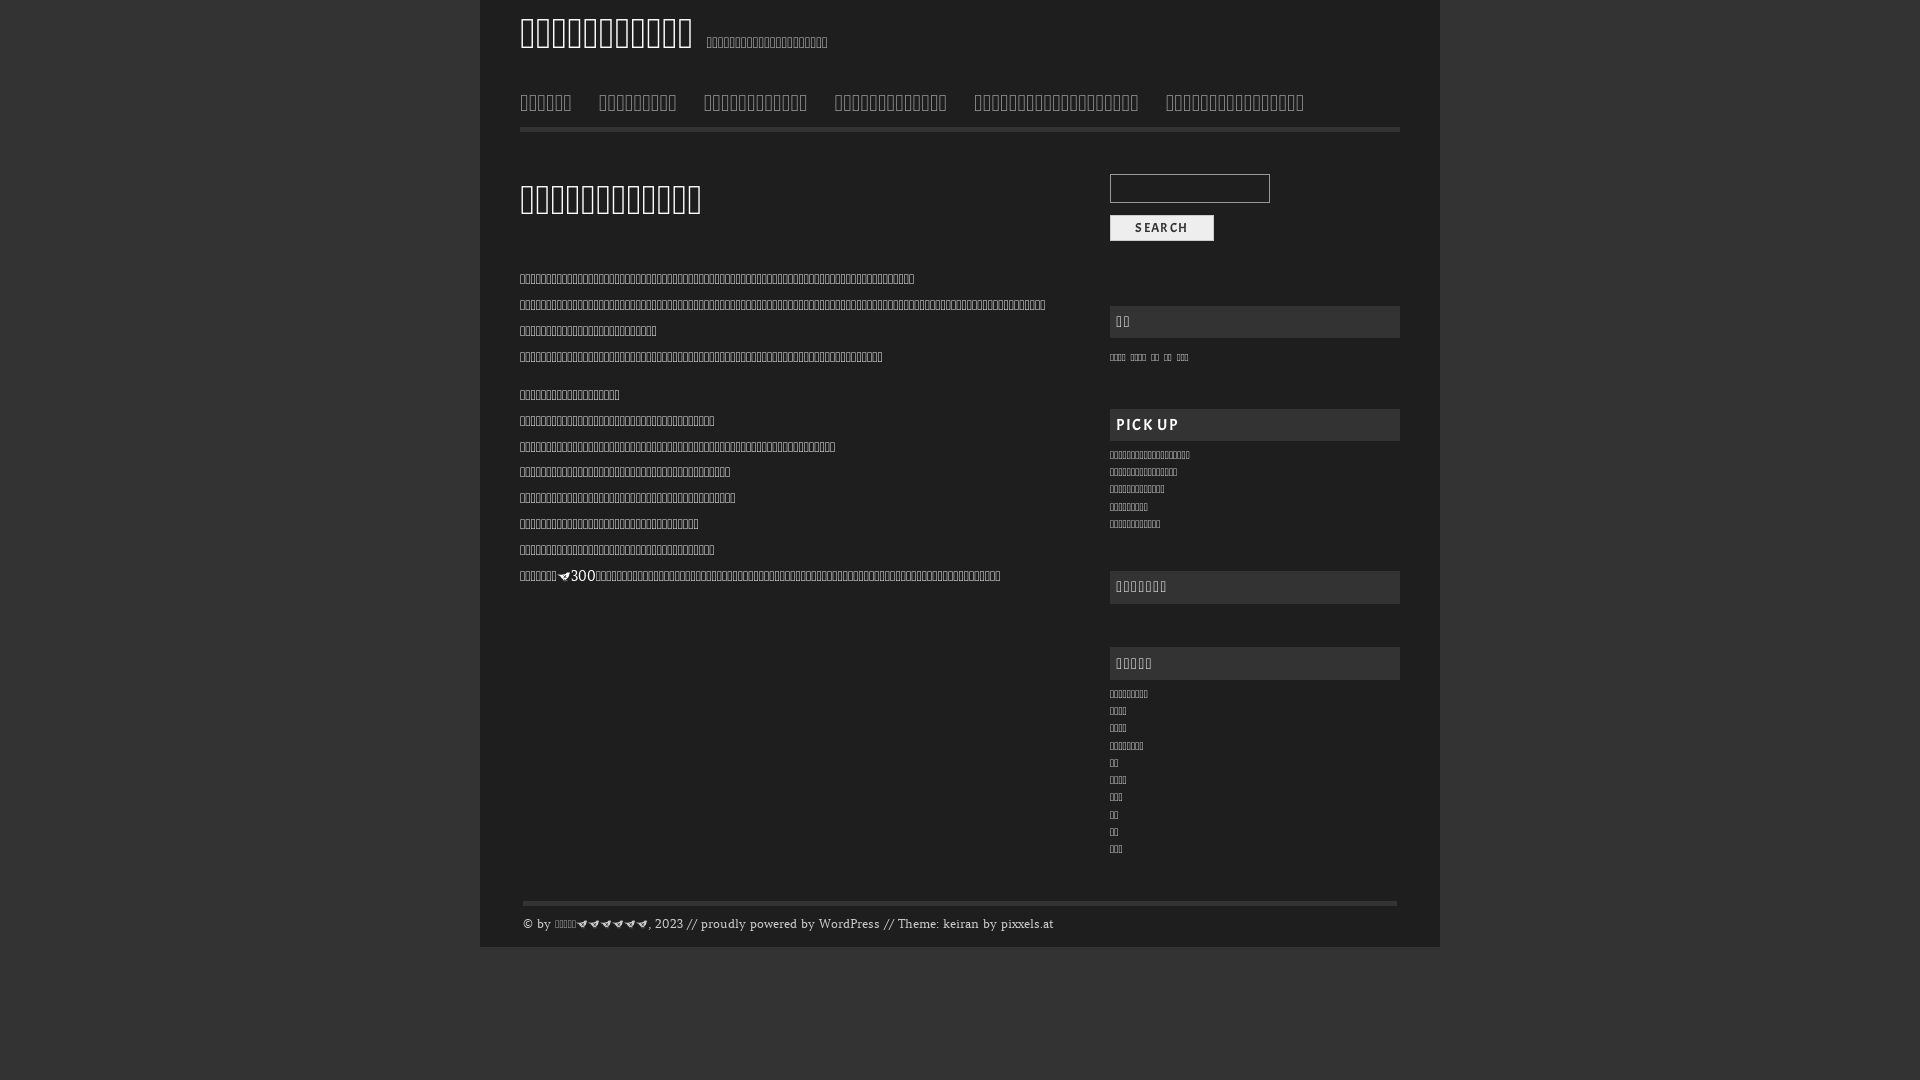  Describe the element at coordinates (1108, 226) in the screenshot. I see `'search'` at that location.